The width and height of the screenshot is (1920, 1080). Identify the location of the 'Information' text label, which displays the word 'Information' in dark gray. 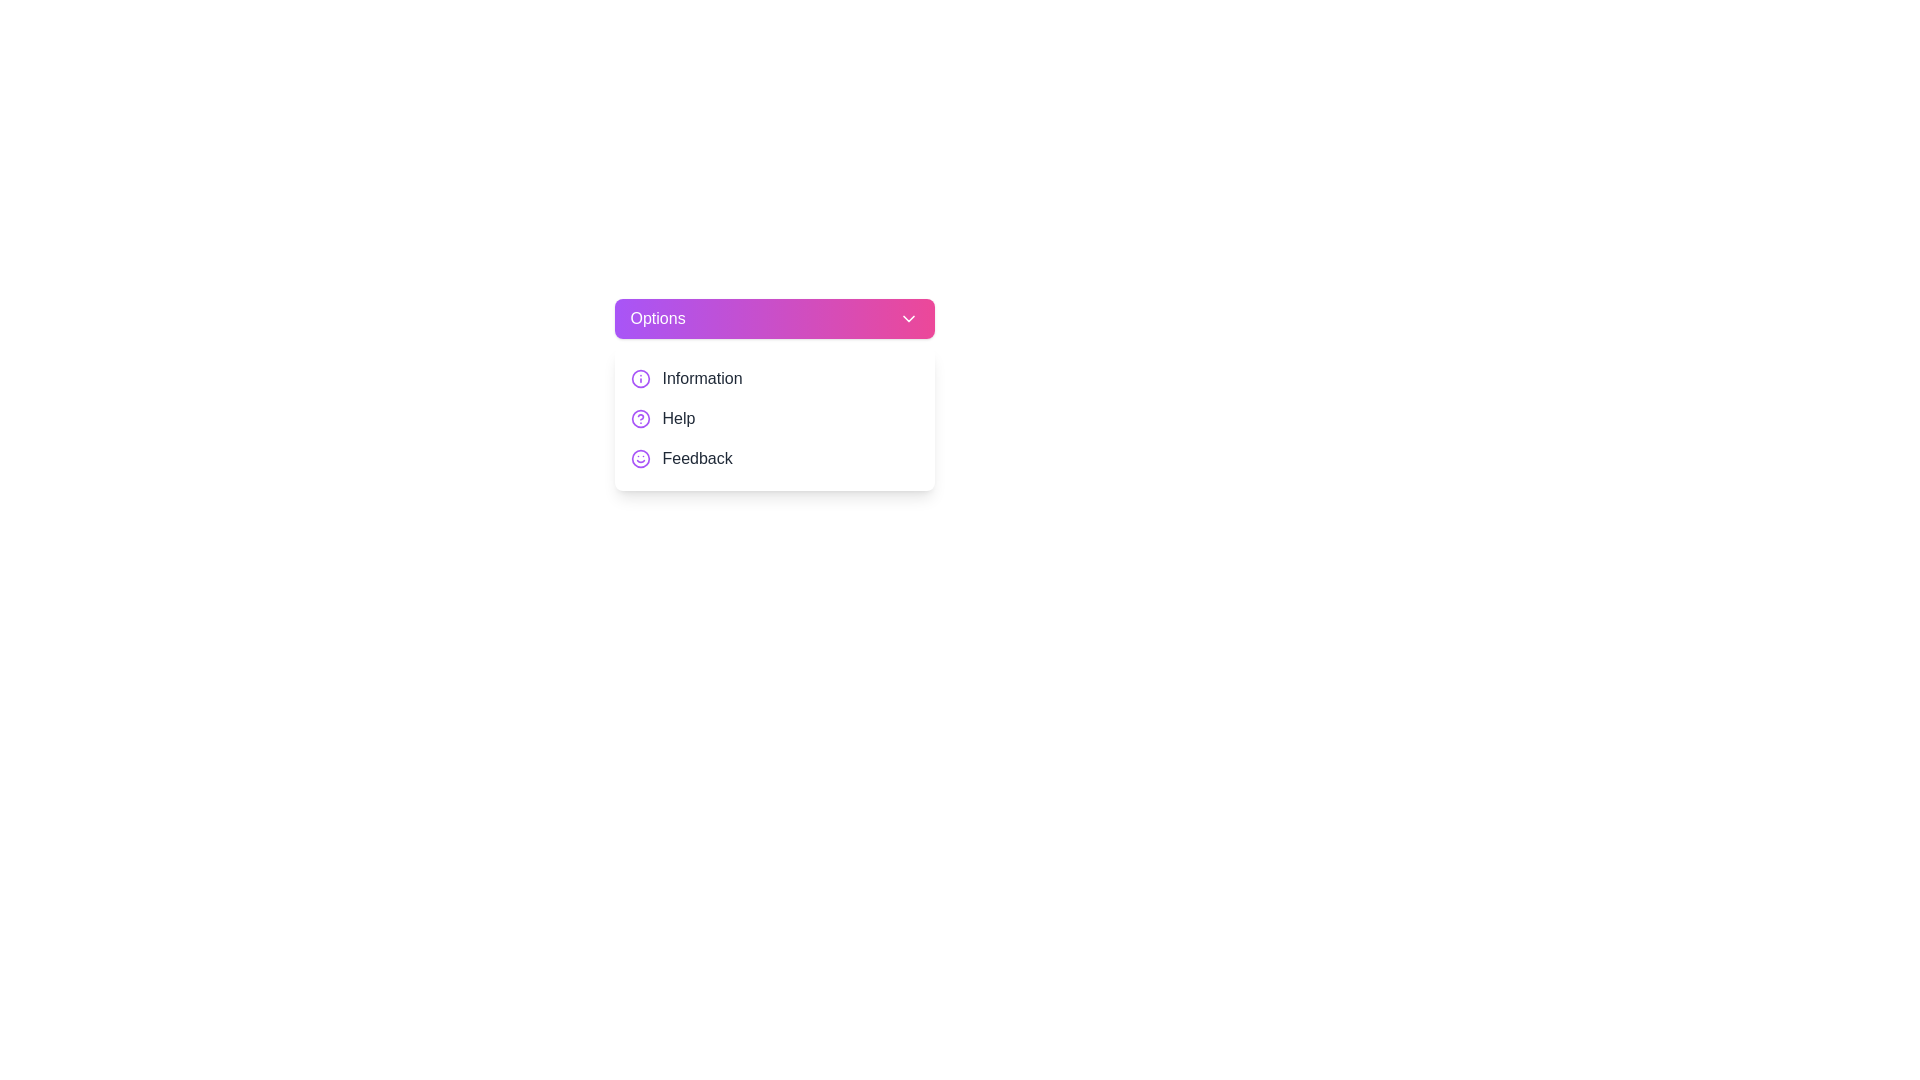
(702, 378).